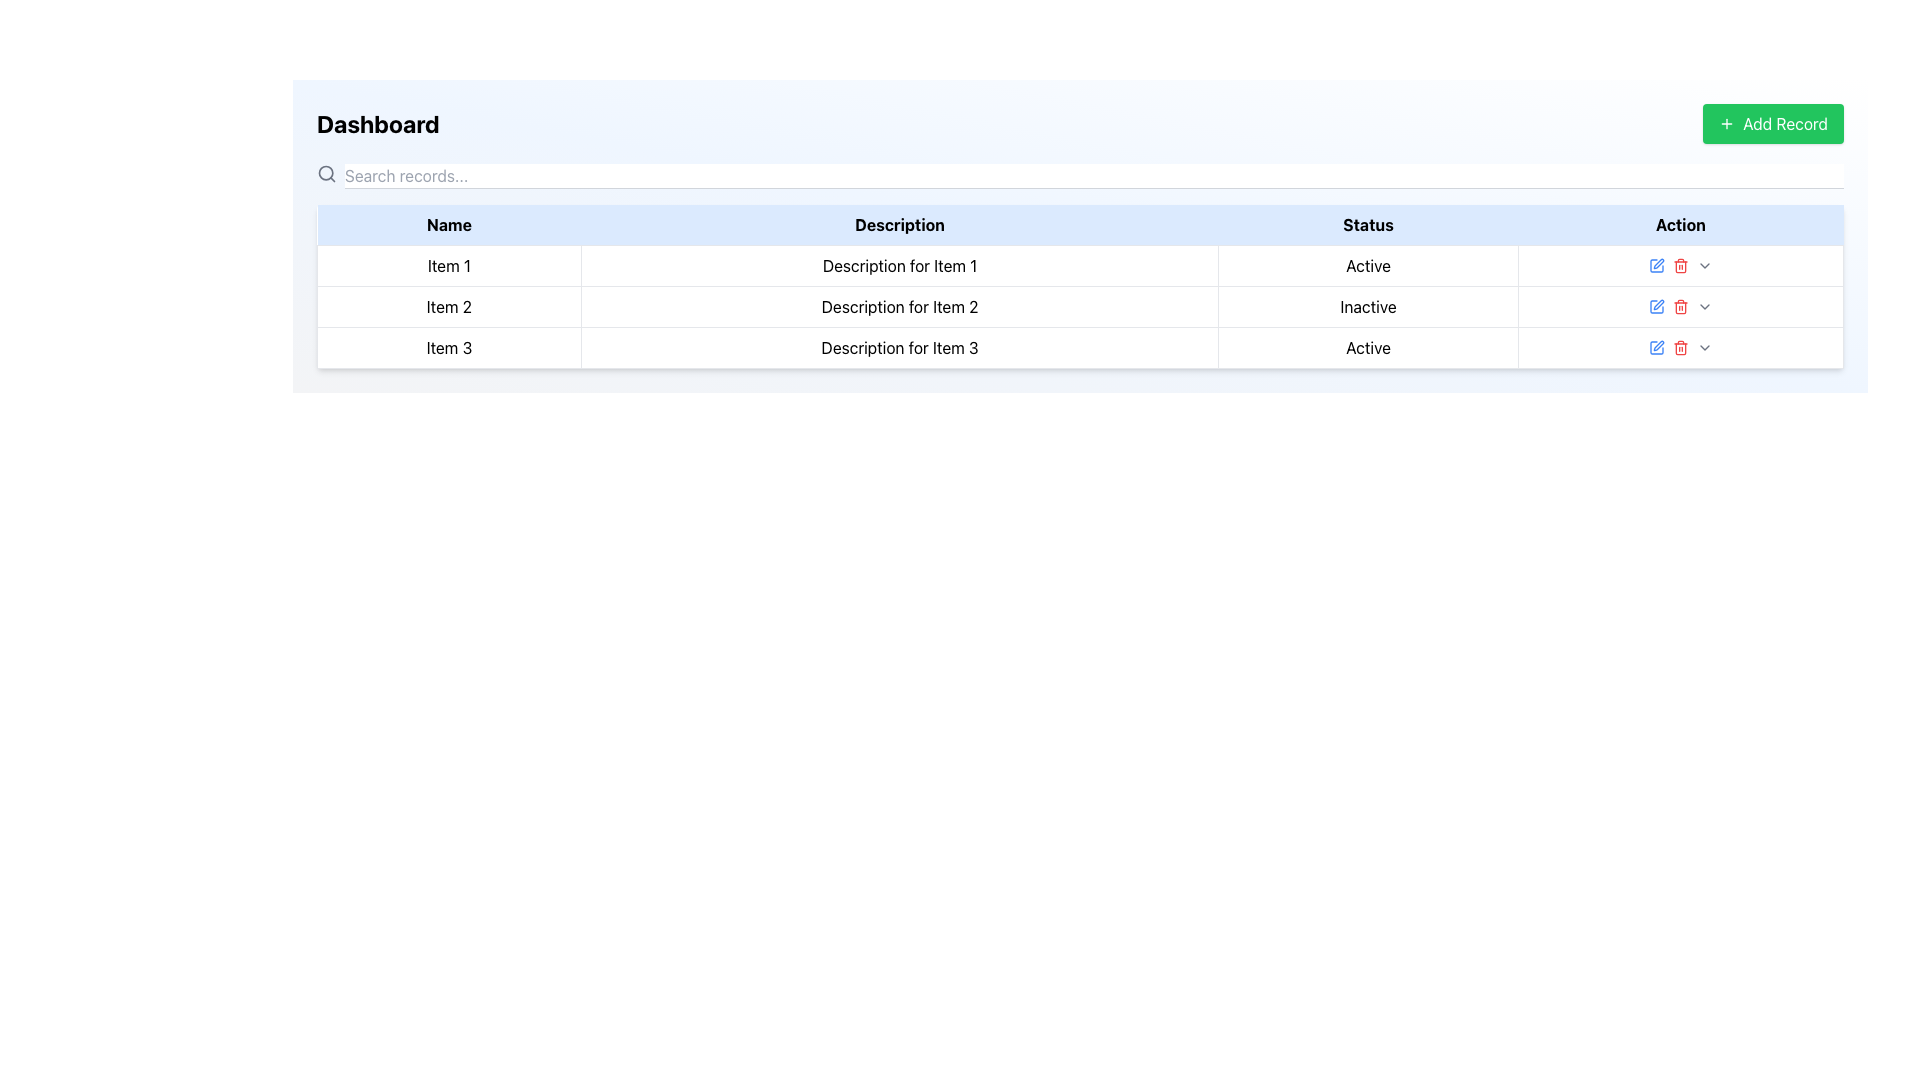 The height and width of the screenshot is (1080, 1920). I want to click on the delete button in the 'Action' column of the table associated with the first row, so click(1680, 265).